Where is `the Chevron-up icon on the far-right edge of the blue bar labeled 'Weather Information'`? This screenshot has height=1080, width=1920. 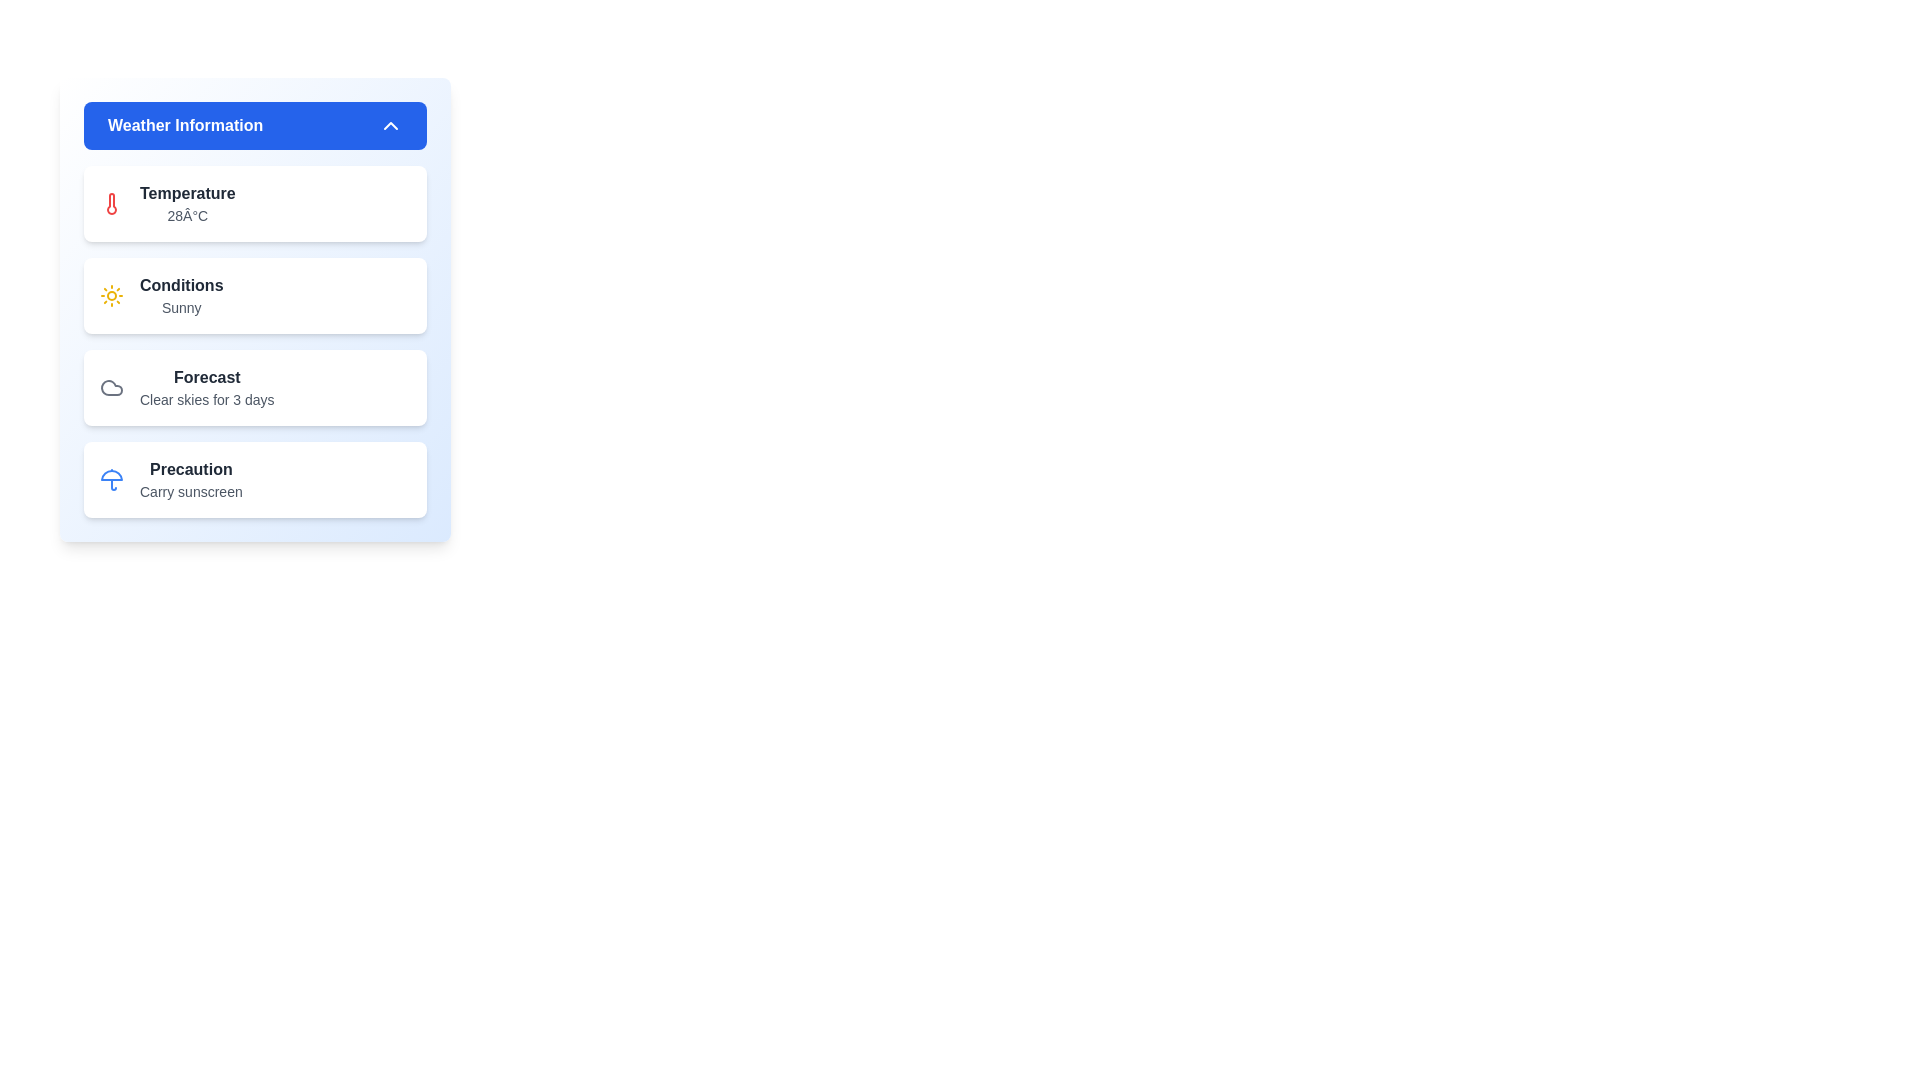 the Chevron-up icon on the far-right edge of the blue bar labeled 'Weather Information' is located at coordinates (390, 126).